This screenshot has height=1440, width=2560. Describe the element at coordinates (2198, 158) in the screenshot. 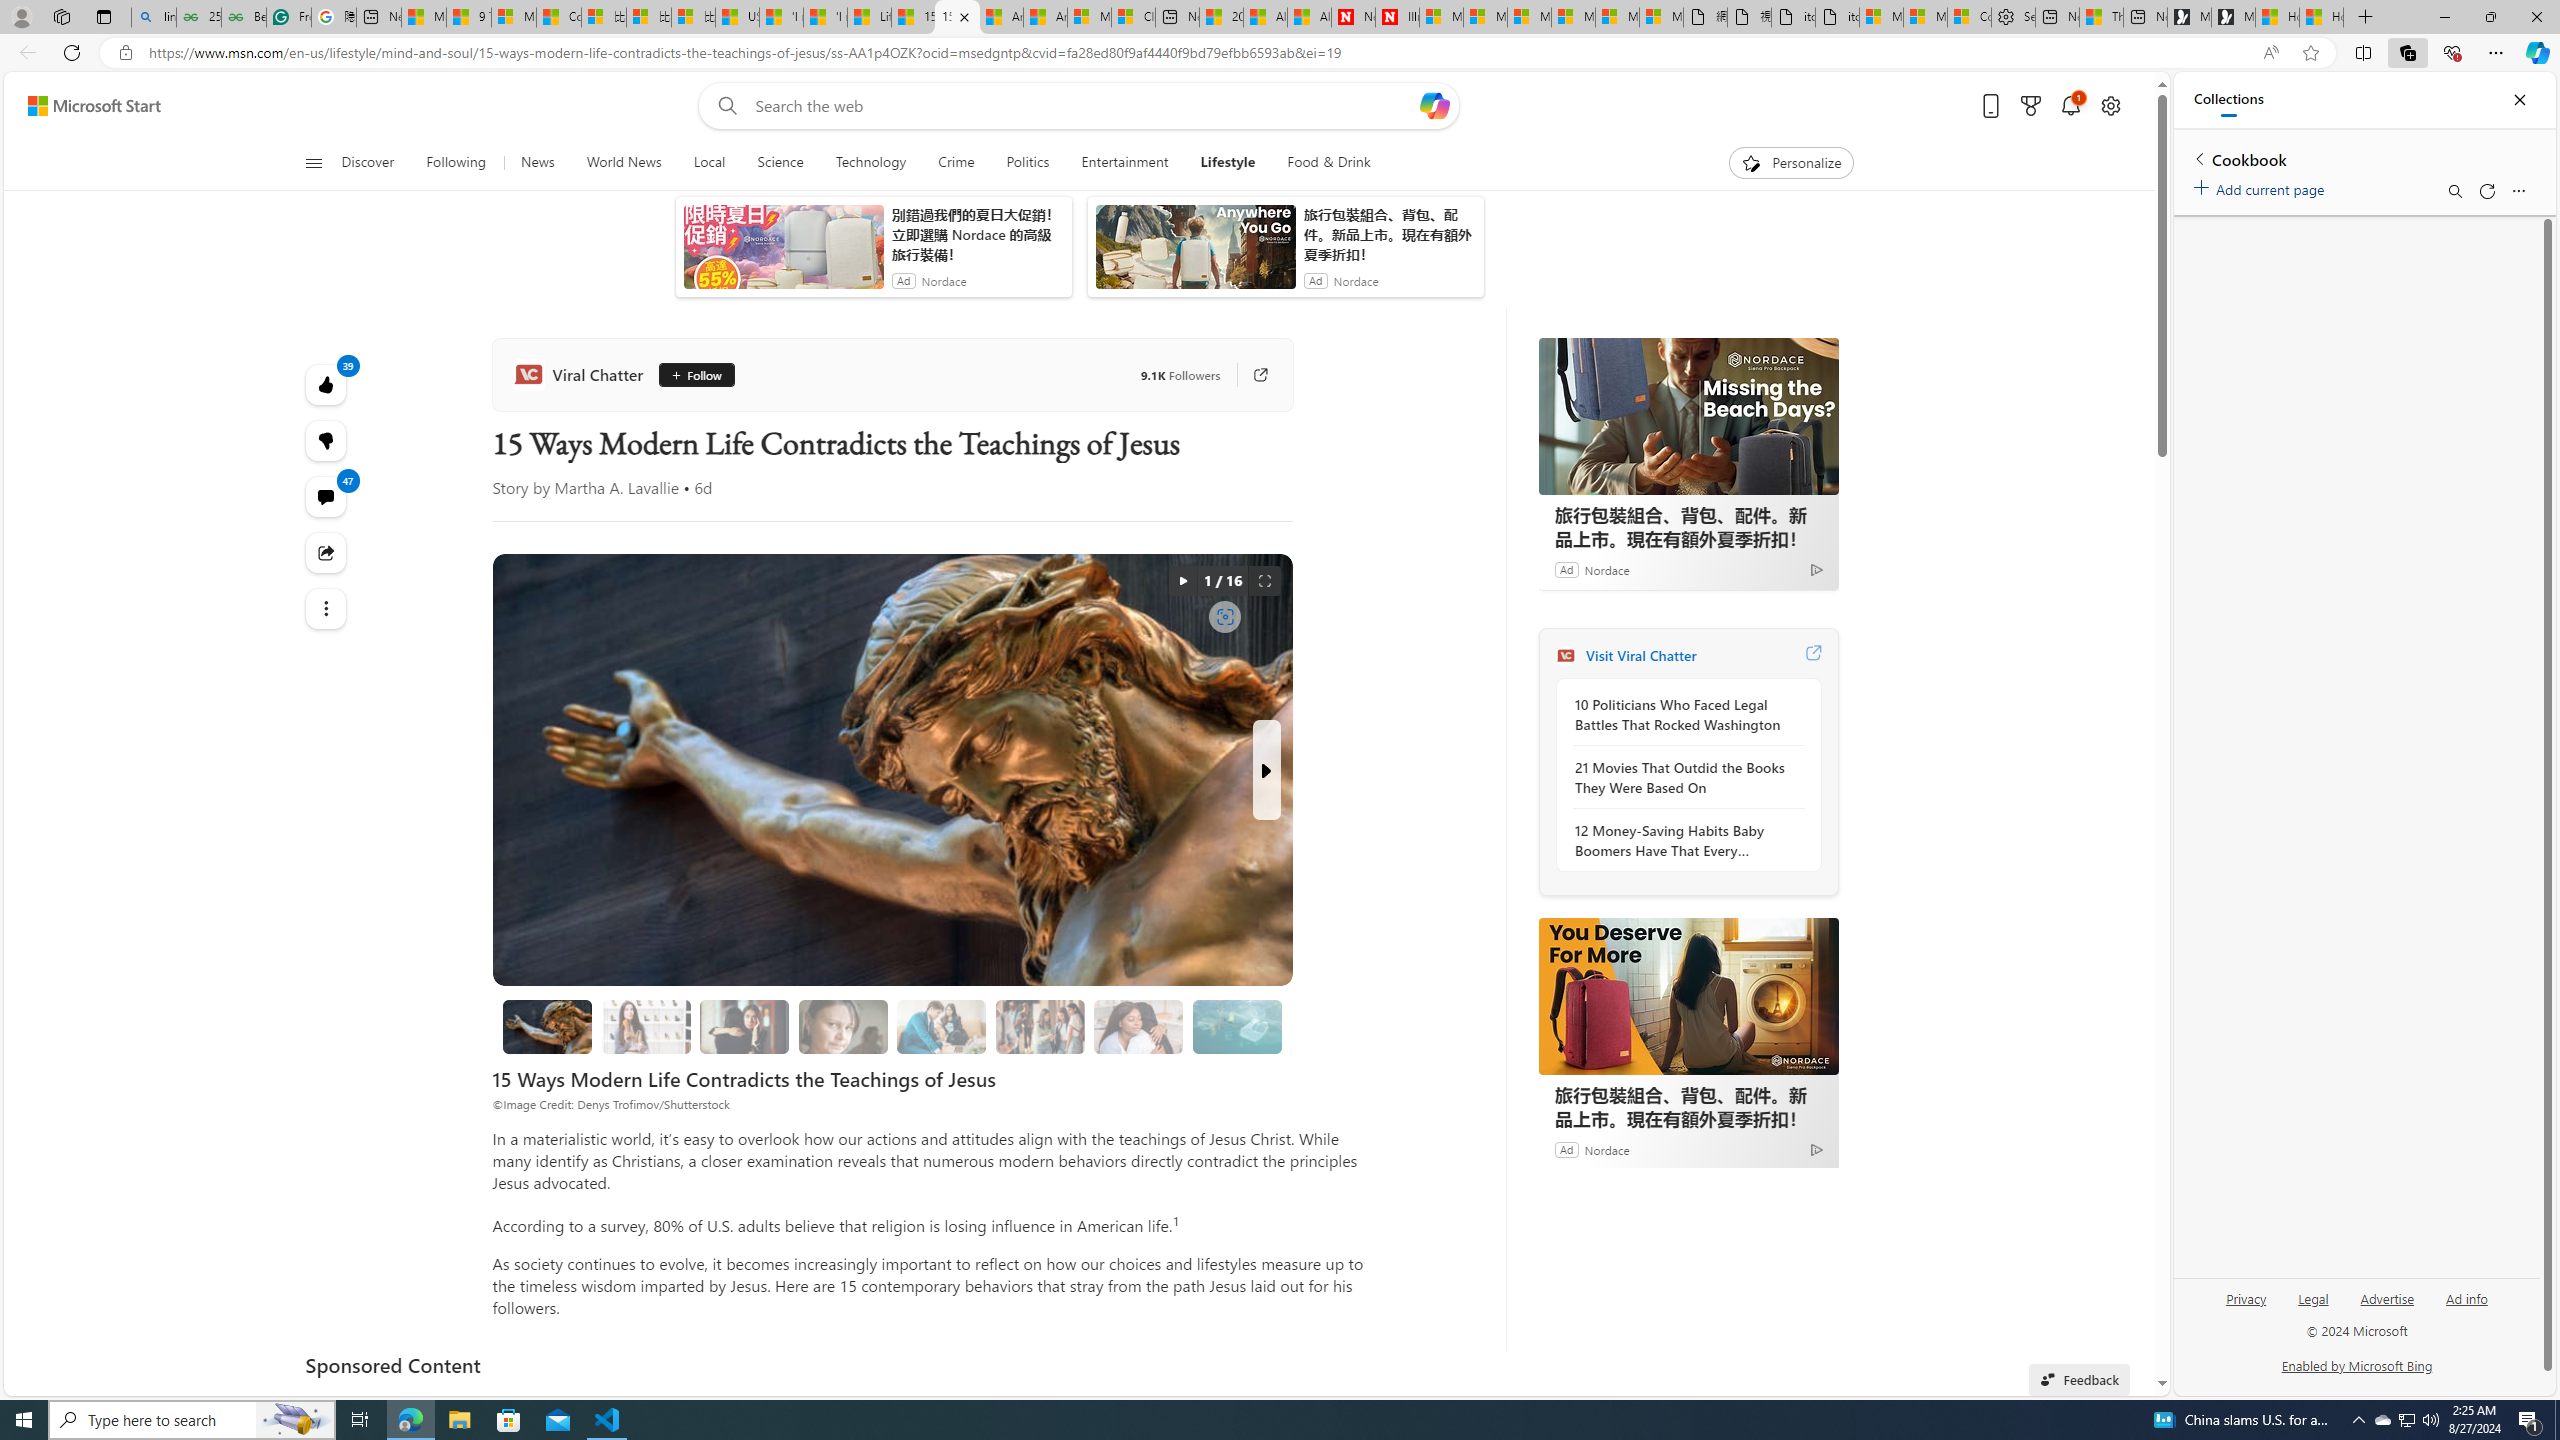

I see `'Back to list of collections'` at that location.